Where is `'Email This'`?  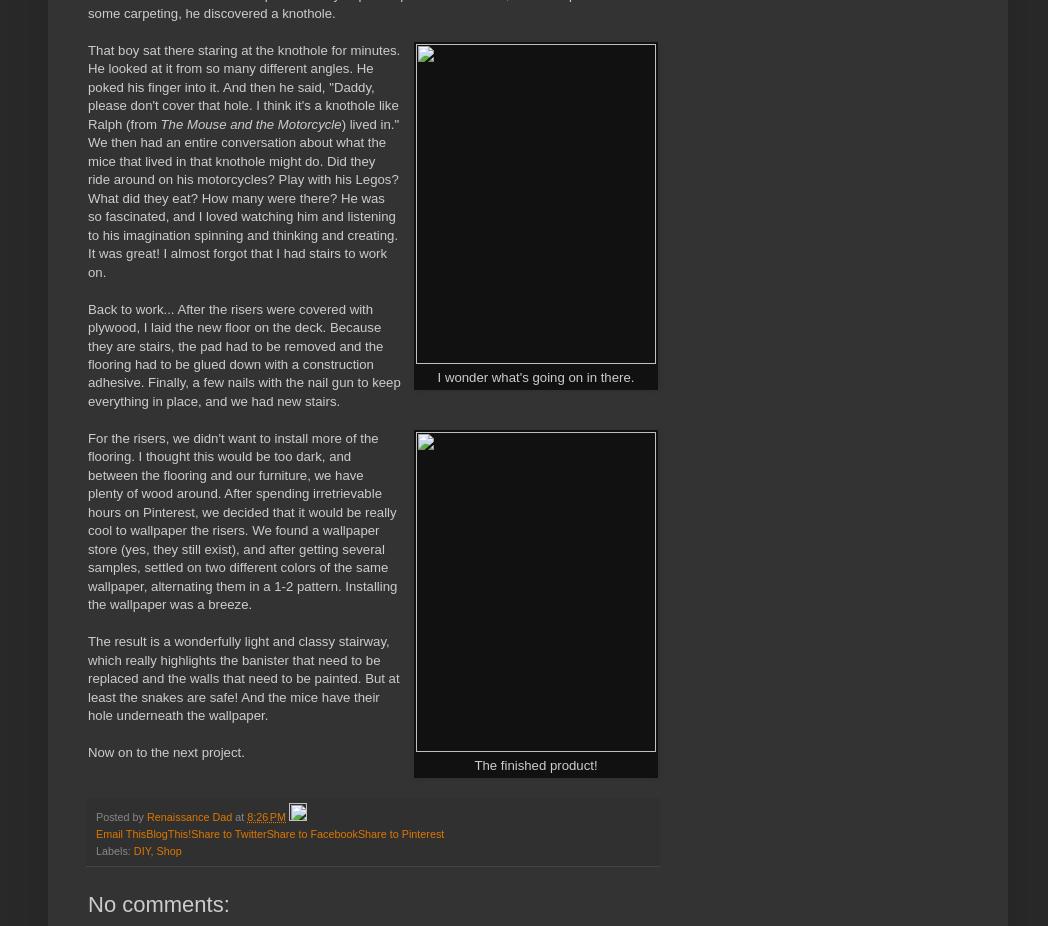 'Email This' is located at coordinates (120, 833).